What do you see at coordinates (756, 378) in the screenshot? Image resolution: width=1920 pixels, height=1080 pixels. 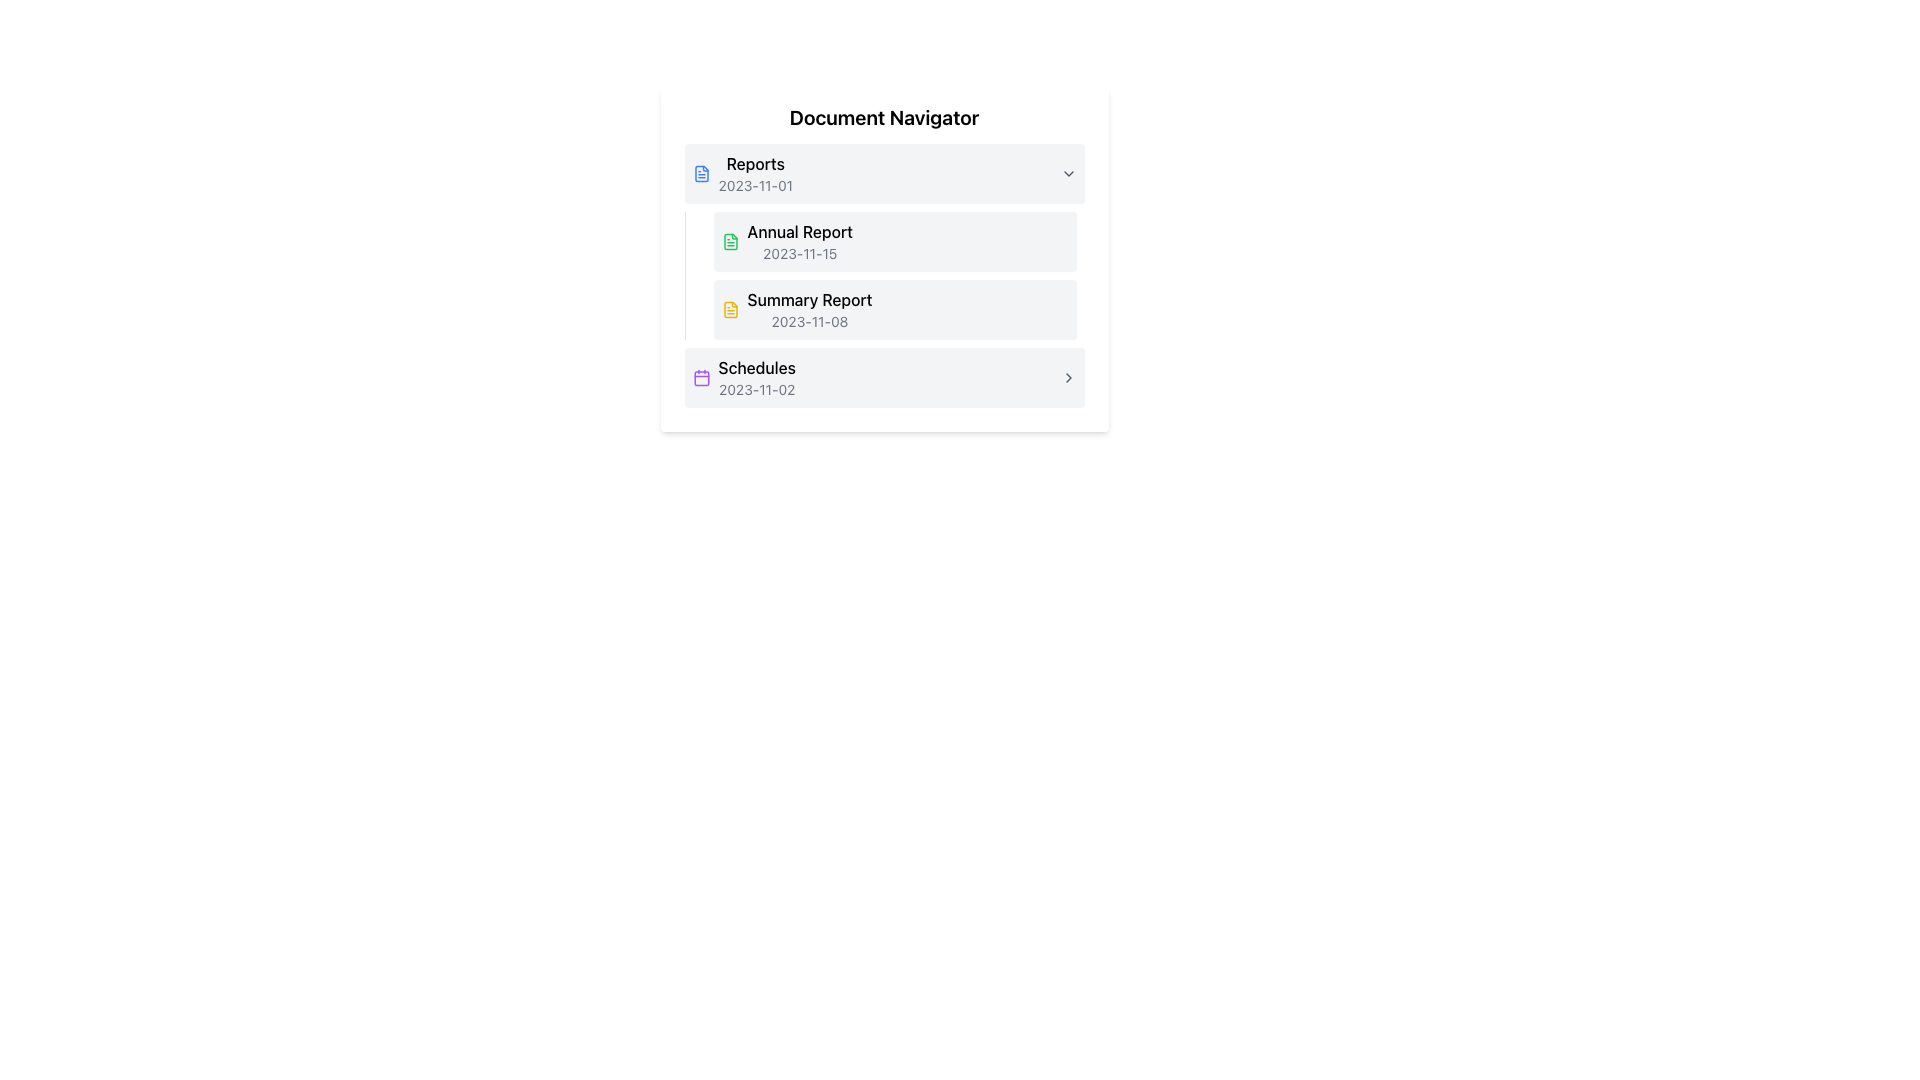 I see `text label titled 'Schedules' with the date '2023-11-02' located in the bottom section of the 'Document Navigator' panel, the last item in the list` at bounding box center [756, 378].